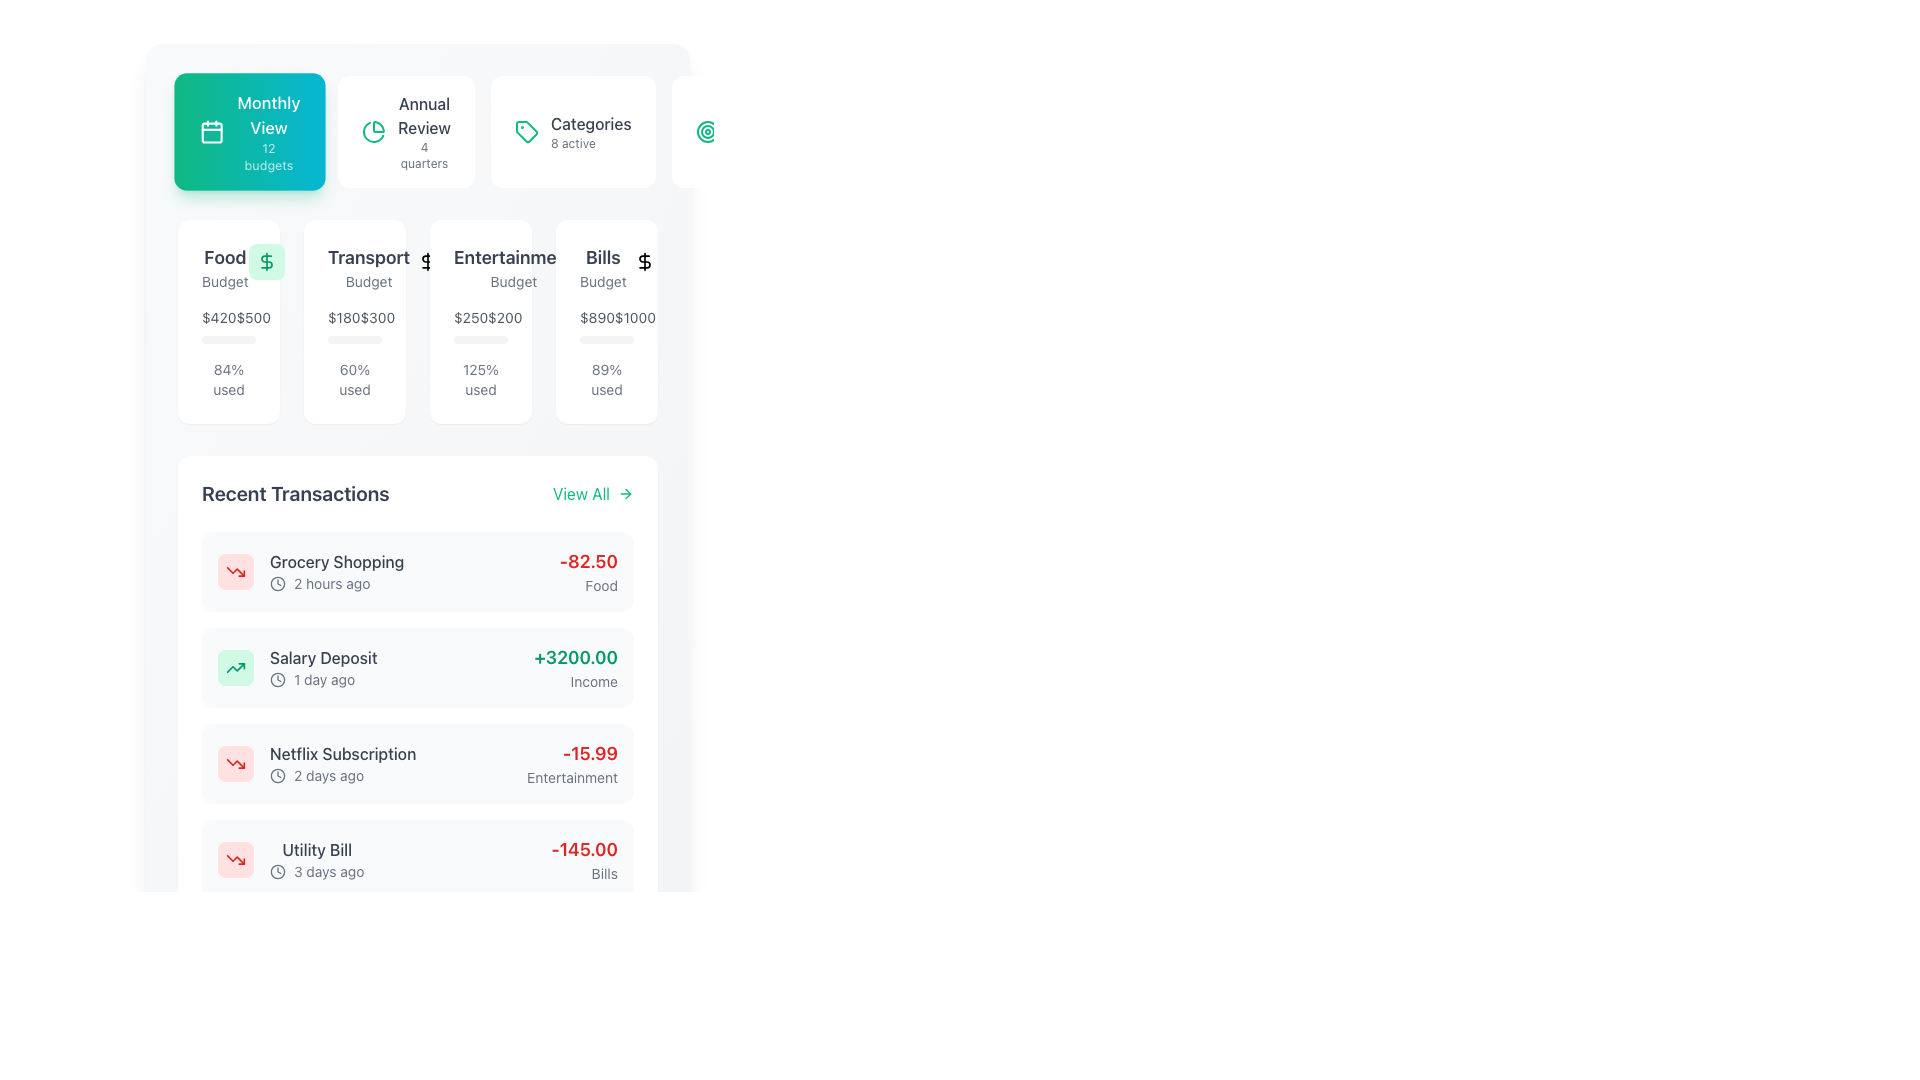 The height and width of the screenshot is (1080, 1920). I want to click on the monetary amount indicator in the 'Recent Transactions' section, located to the right of the 'Grocery Shopping' label and above the 'Food' label, so click(587, 562).